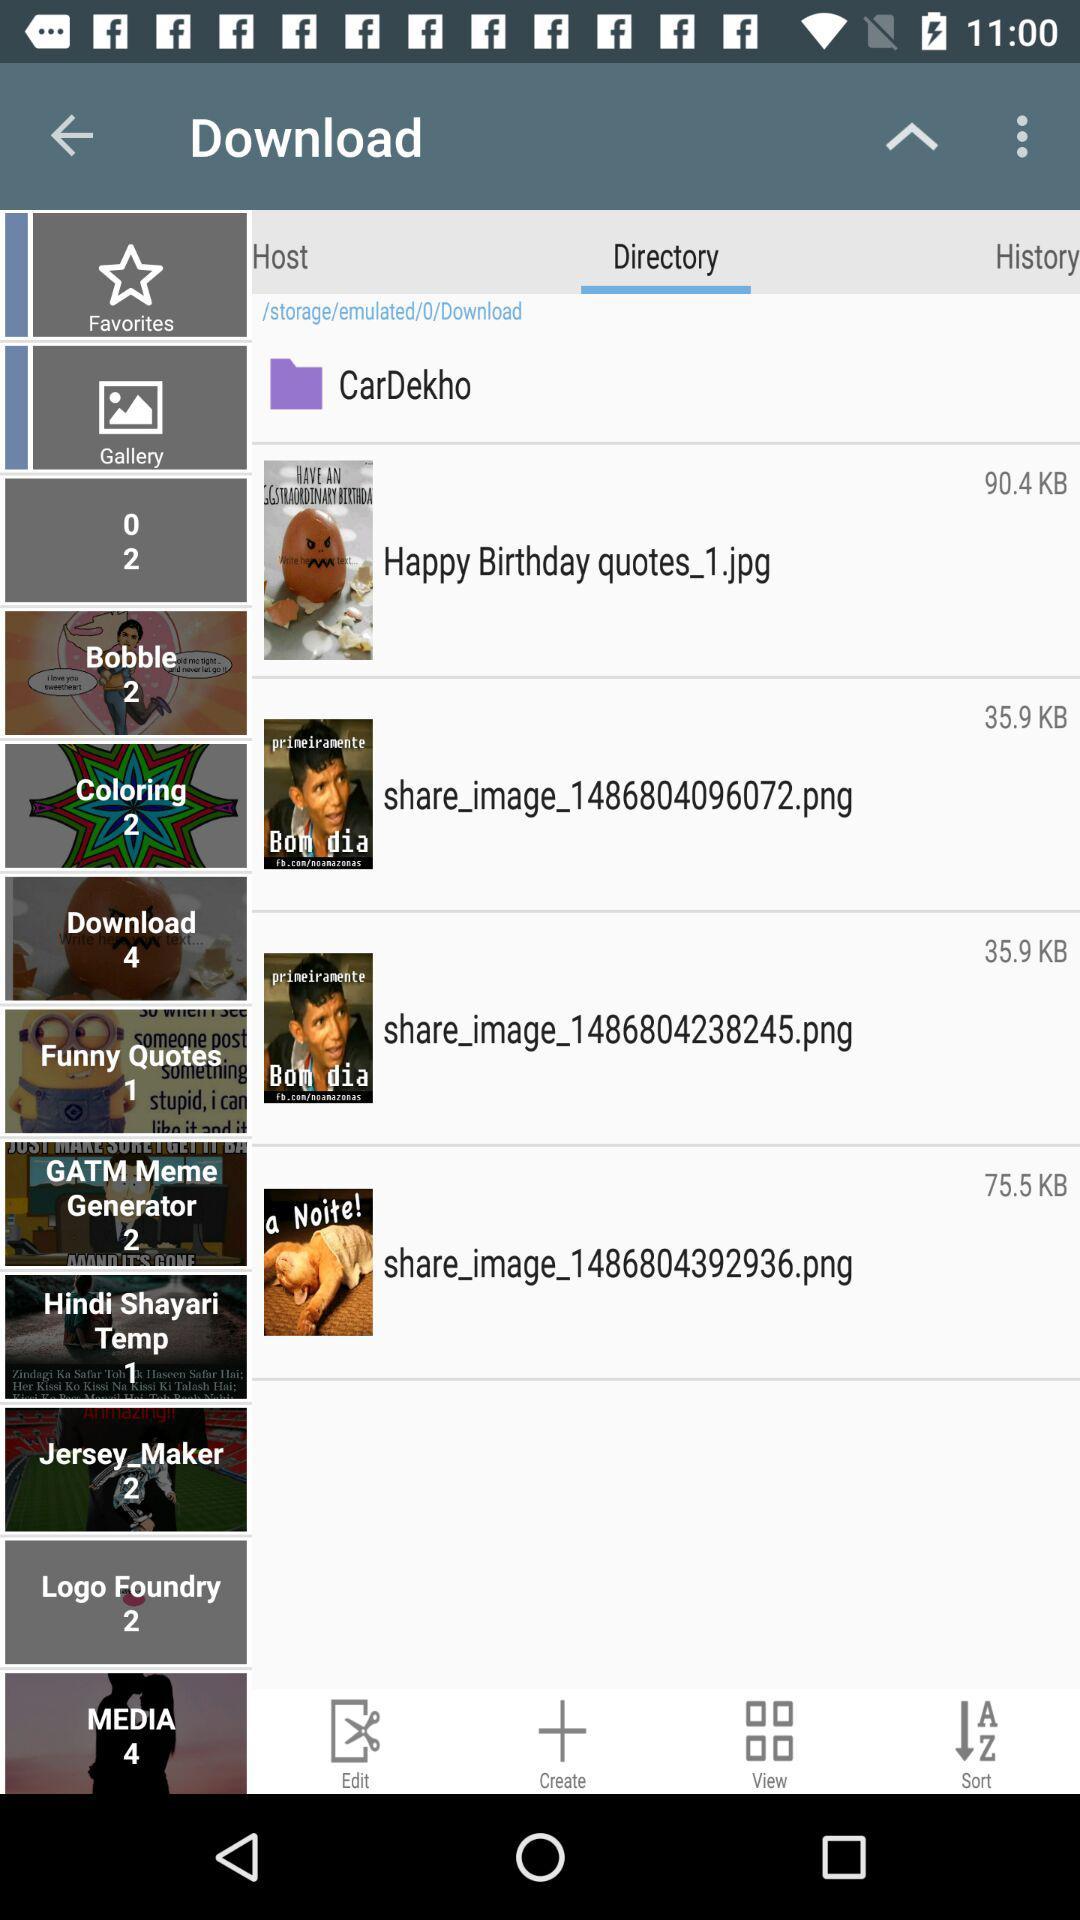  What do you see at coordinates (975, 1740) in the screenshot?
I see `sort alphabetically` at bounding box center [975, 1740].